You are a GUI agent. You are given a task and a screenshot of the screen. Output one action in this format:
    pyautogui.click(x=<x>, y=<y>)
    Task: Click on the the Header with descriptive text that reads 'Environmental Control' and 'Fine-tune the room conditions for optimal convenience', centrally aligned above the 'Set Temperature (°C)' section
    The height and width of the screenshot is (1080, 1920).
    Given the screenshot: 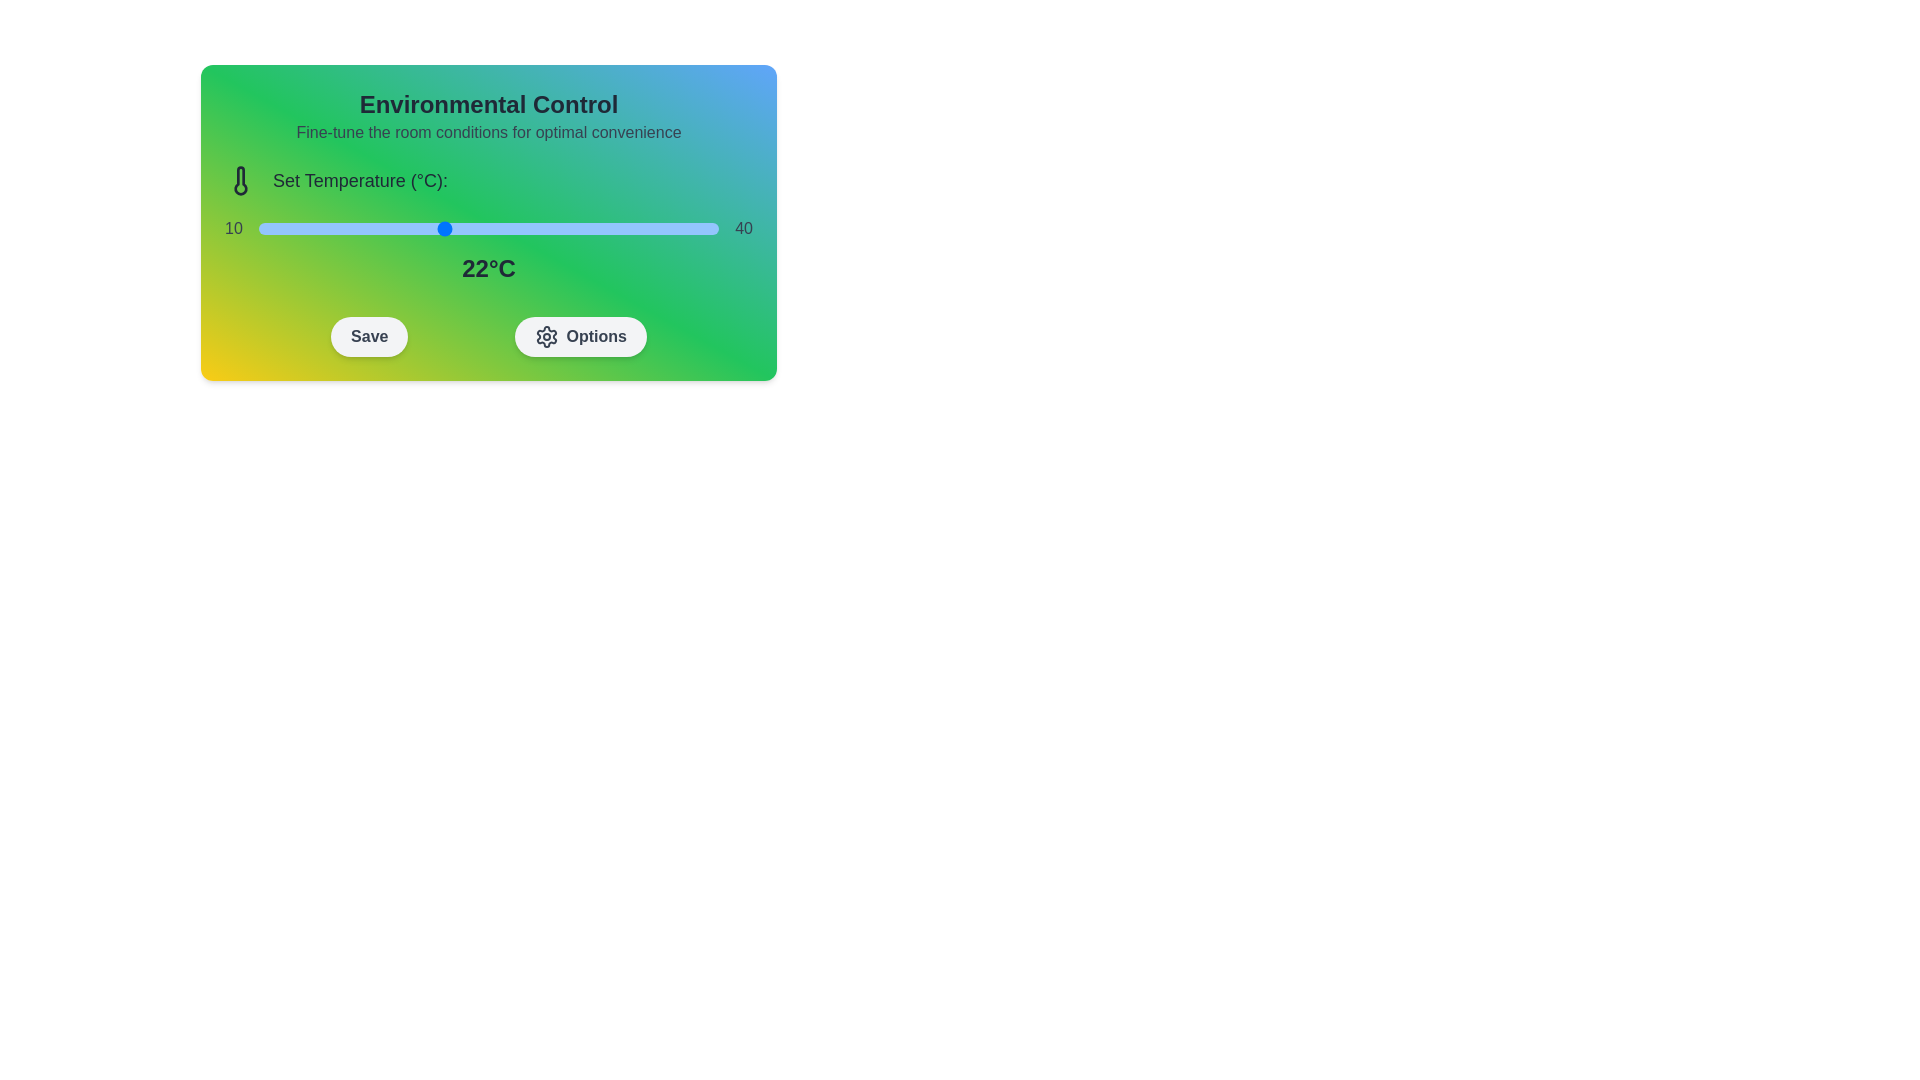 What is the action you would take?
    pyautogui.click(x=489, y=116)
    